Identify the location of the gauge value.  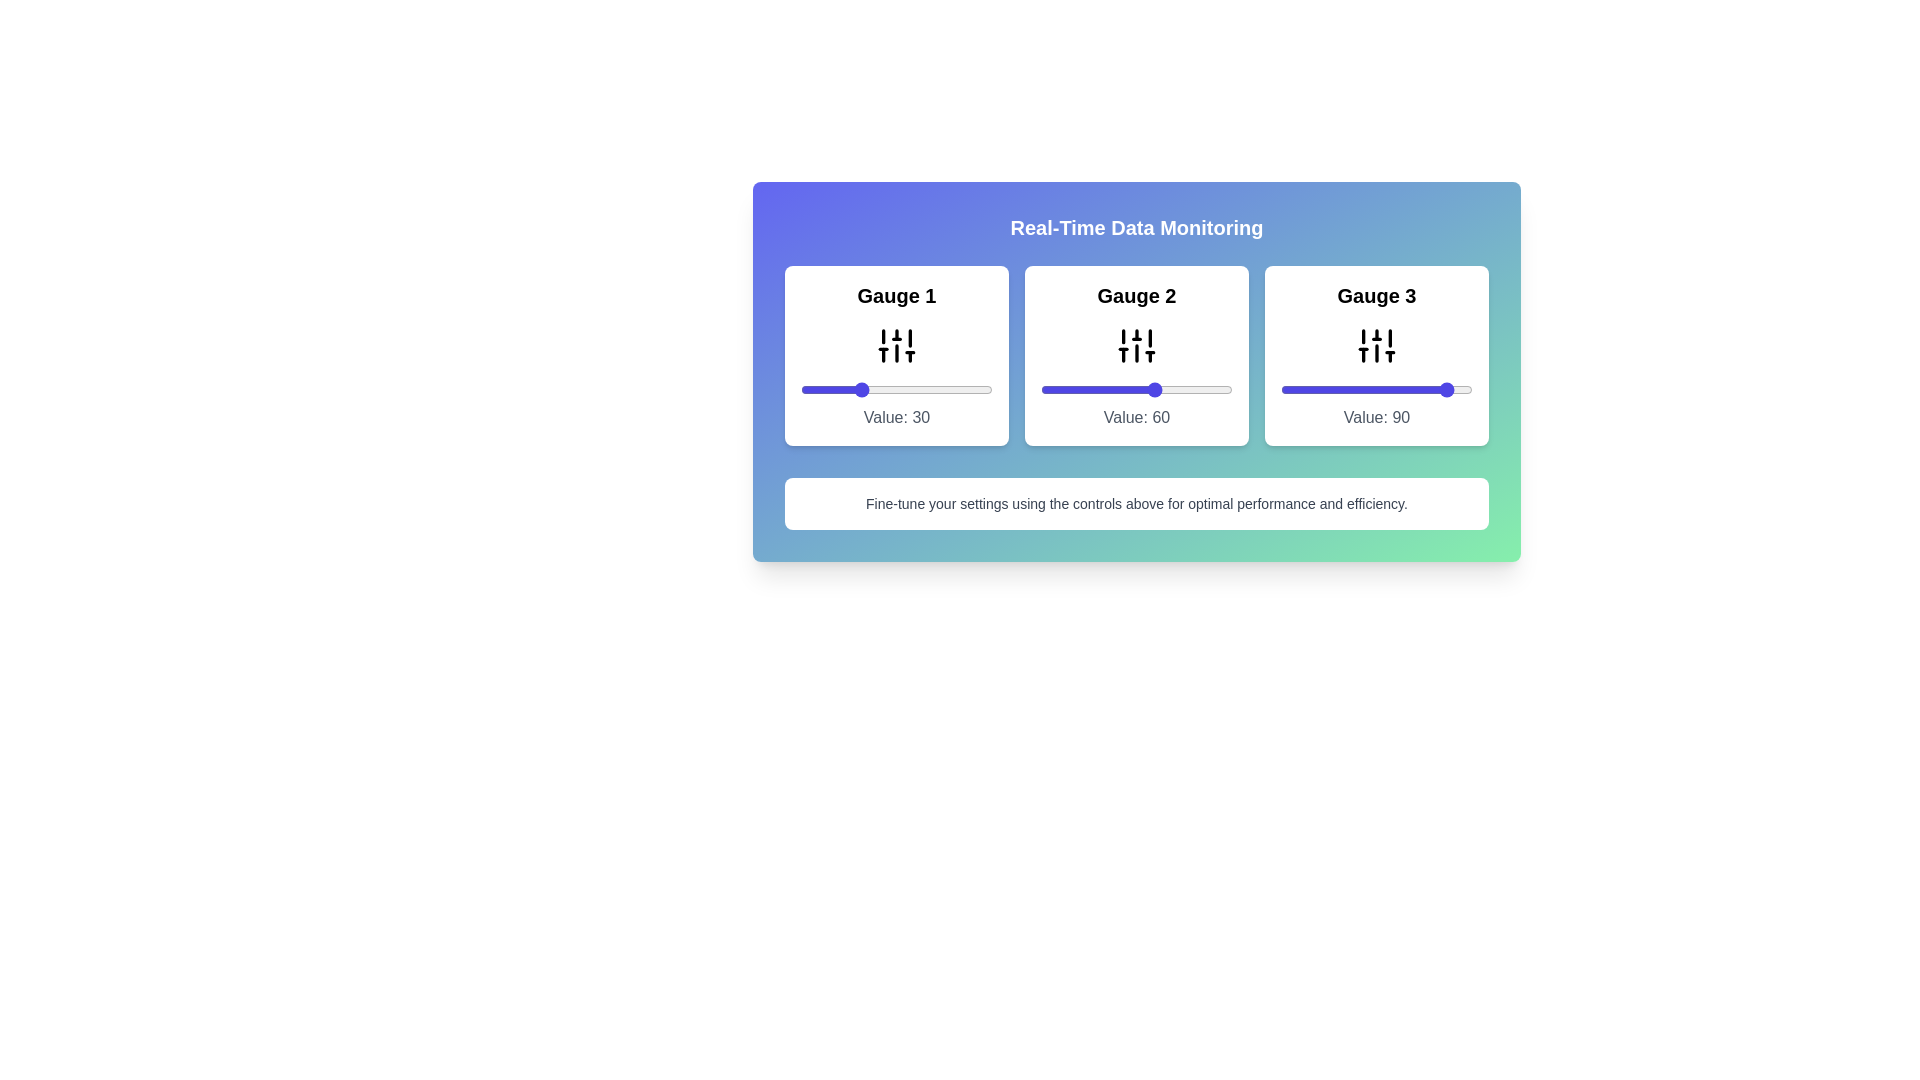
(812, 389).